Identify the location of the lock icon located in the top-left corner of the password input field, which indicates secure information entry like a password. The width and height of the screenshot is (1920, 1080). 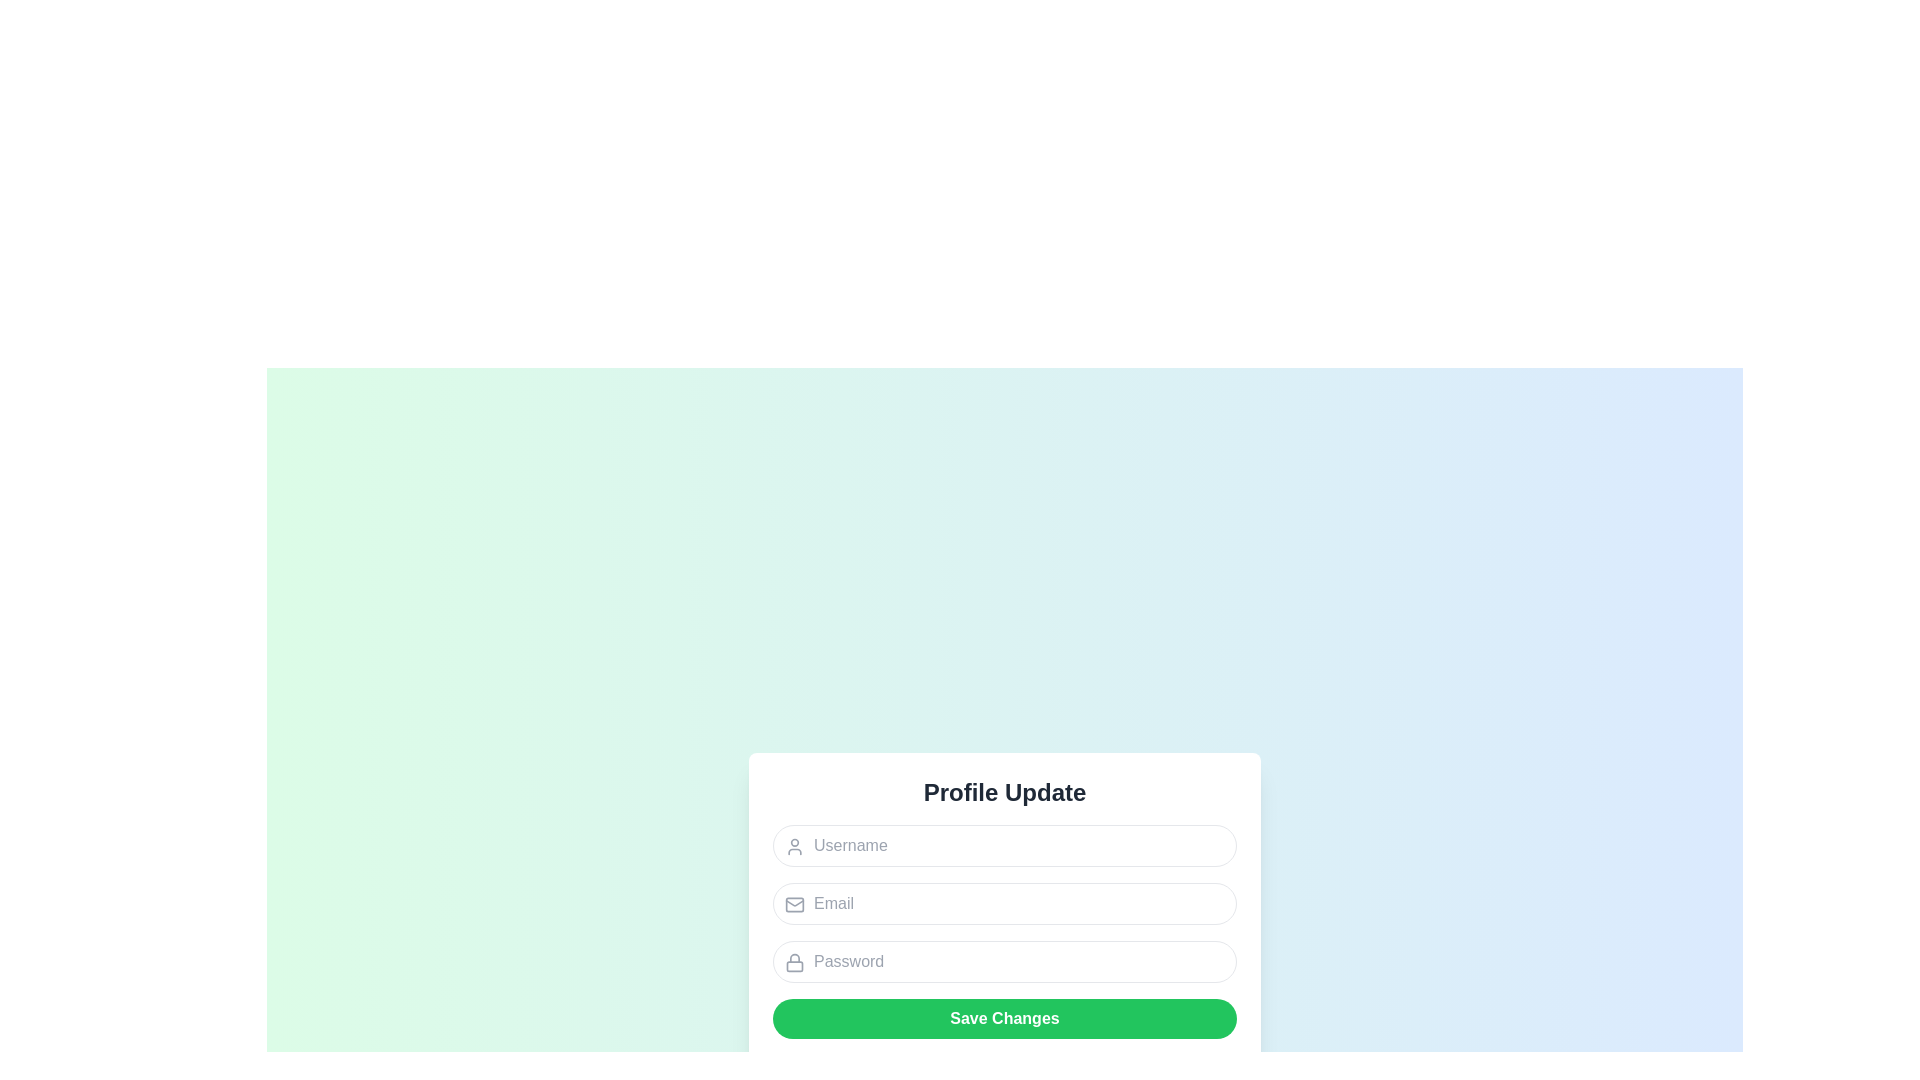
(794, 962).